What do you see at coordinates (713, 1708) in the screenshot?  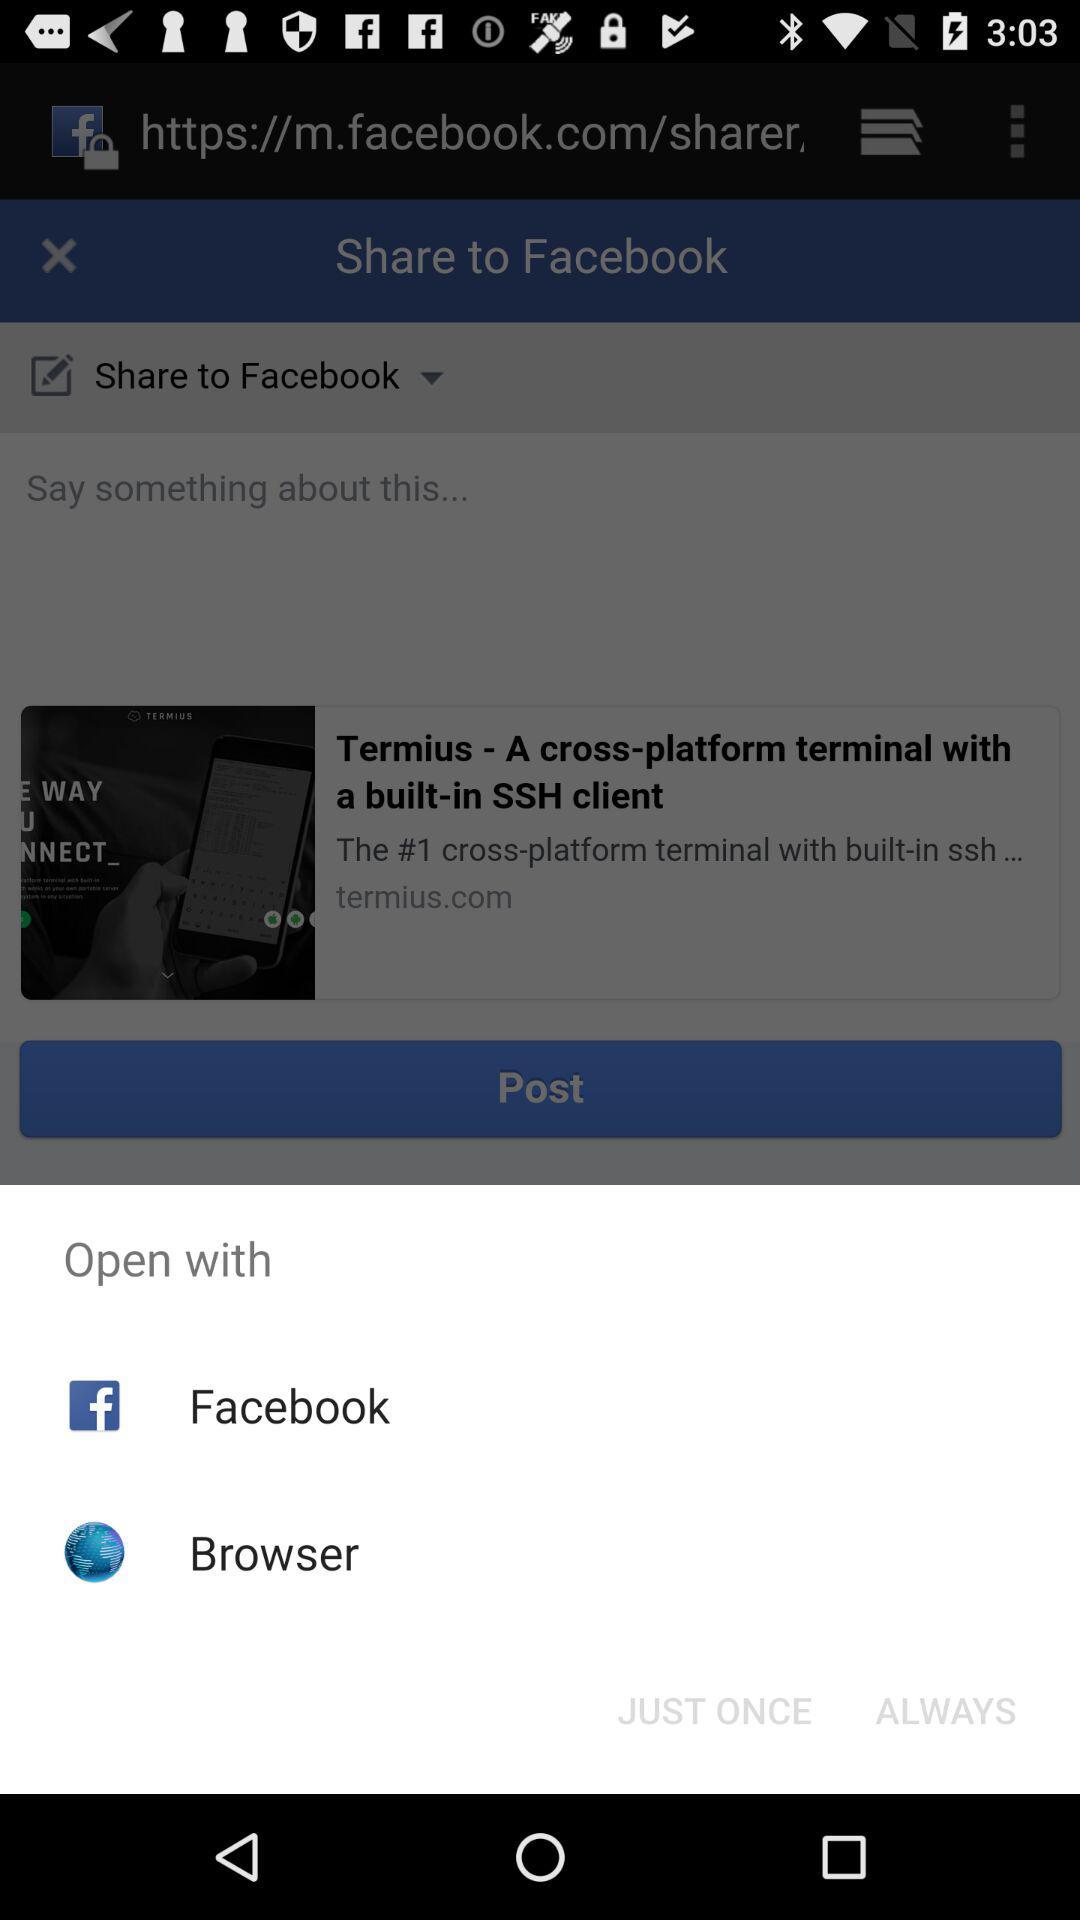 I see `item below the open with` at bounding box center [713, 1708].